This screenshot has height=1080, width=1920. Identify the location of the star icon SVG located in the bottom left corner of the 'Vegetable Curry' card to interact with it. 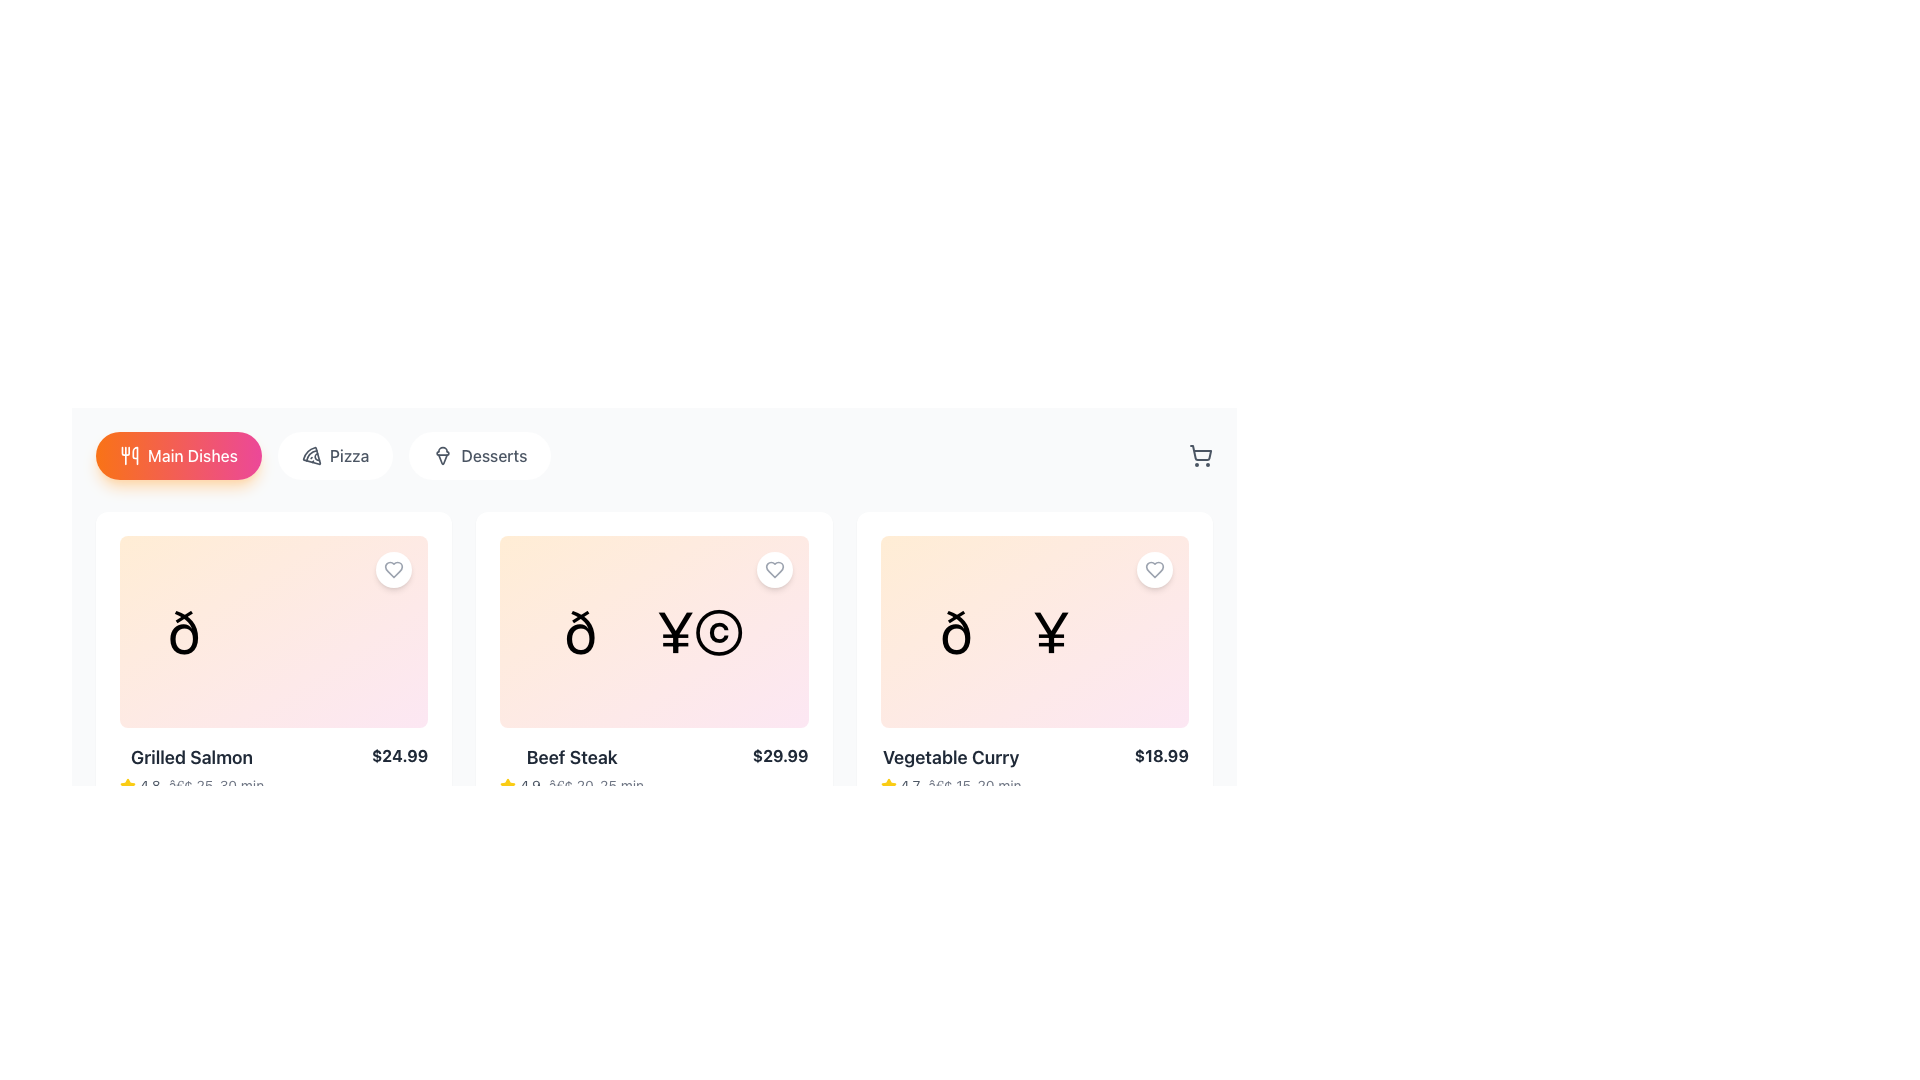
(887, 784).